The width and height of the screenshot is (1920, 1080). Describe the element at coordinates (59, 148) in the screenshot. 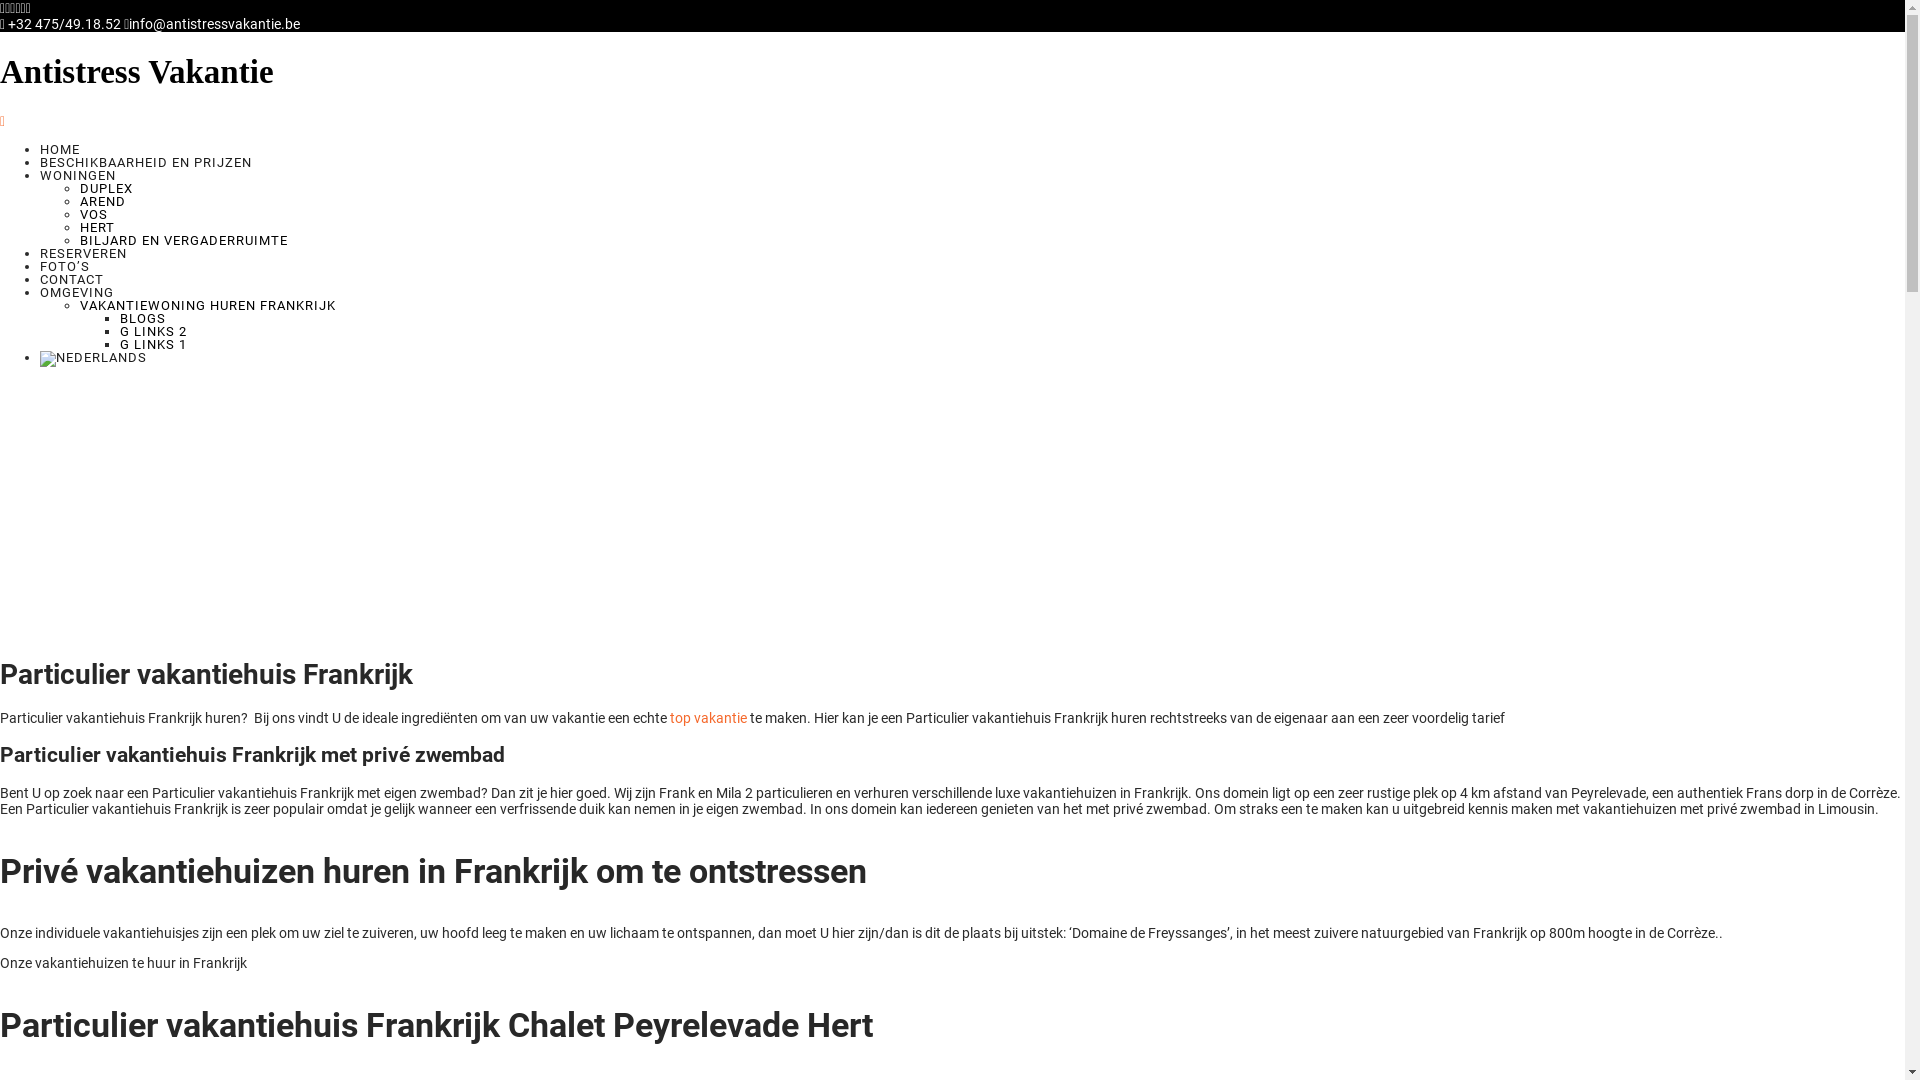

I see `'HOME'` at that location.